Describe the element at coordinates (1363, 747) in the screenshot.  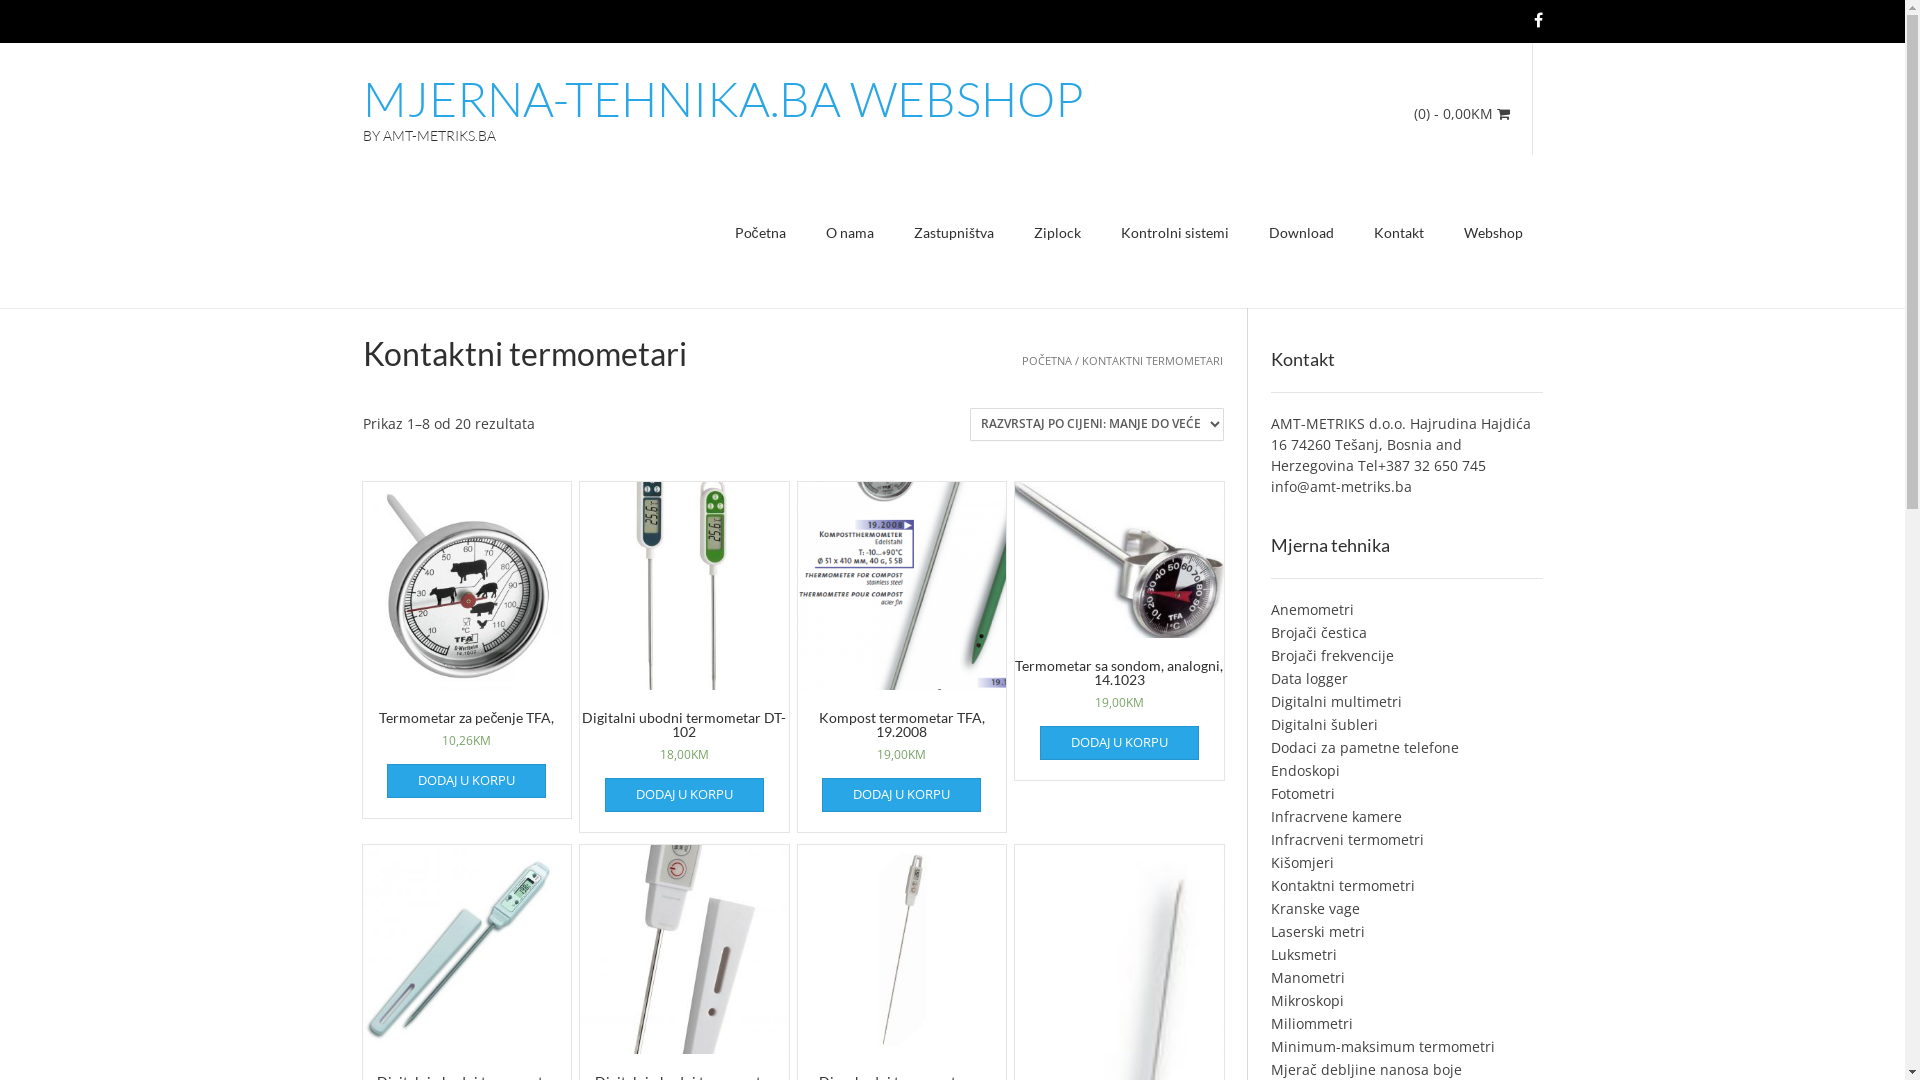
I see `'Dodaci za pametne telefone'` at that location.